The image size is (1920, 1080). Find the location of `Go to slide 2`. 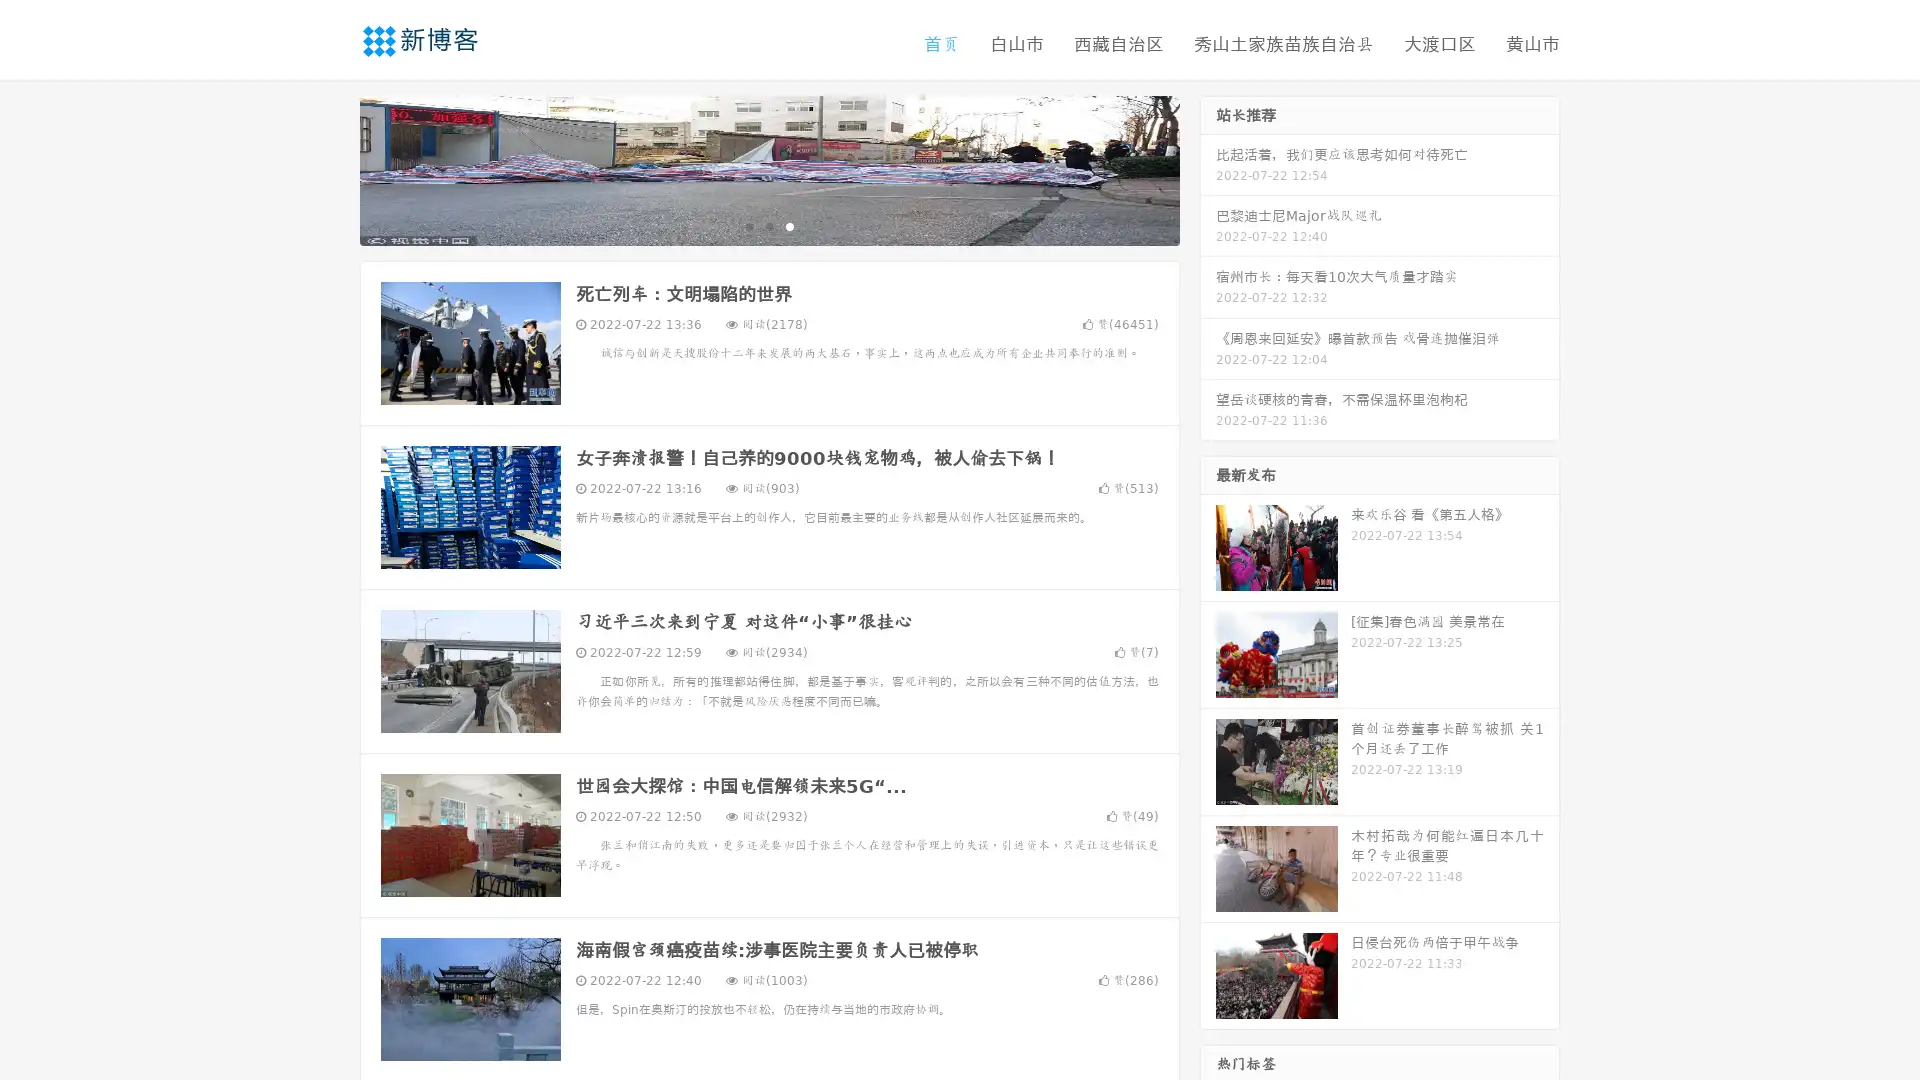

Go to slide 2 is located at coordinates (768, 225).